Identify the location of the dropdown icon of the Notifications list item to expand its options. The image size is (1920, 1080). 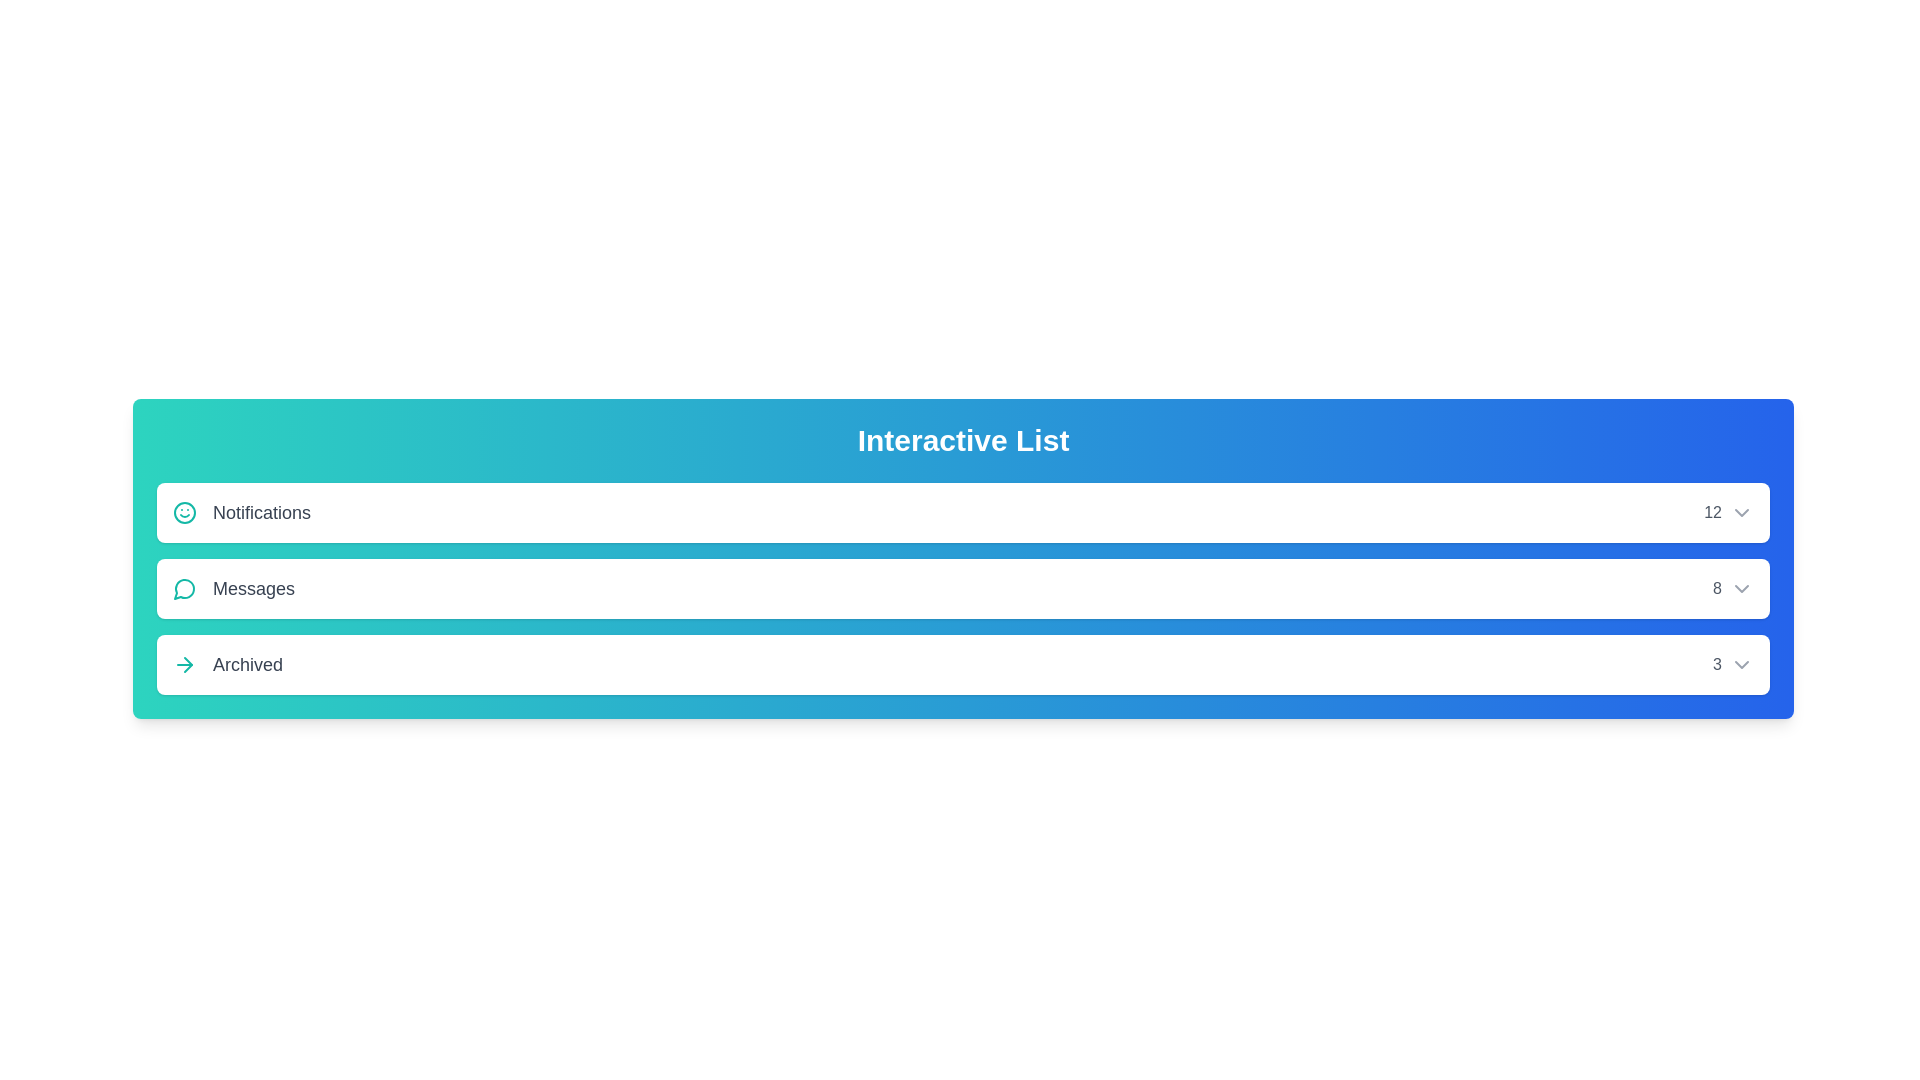
(1741, 512).